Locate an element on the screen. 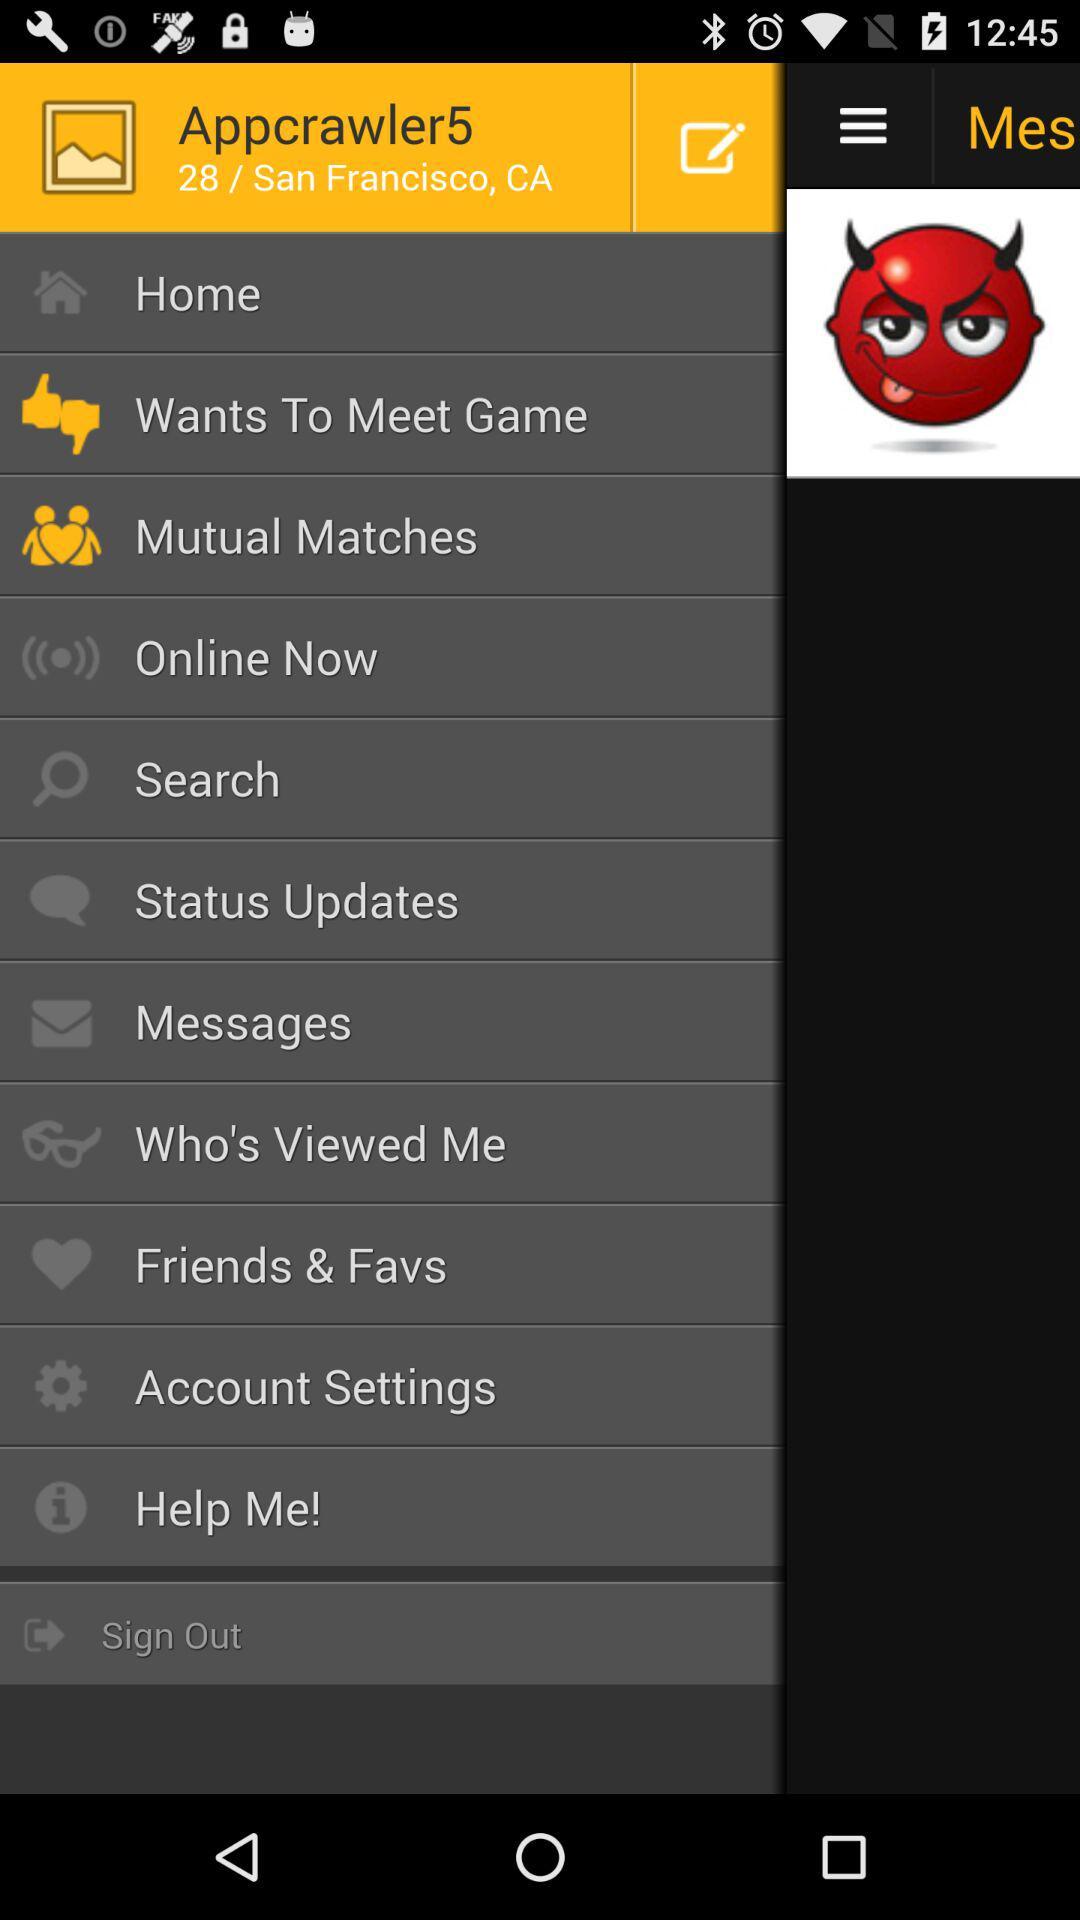 This screenshot has height=1920, width=1080. the button above the messages item is located at coordinates (393, 899).